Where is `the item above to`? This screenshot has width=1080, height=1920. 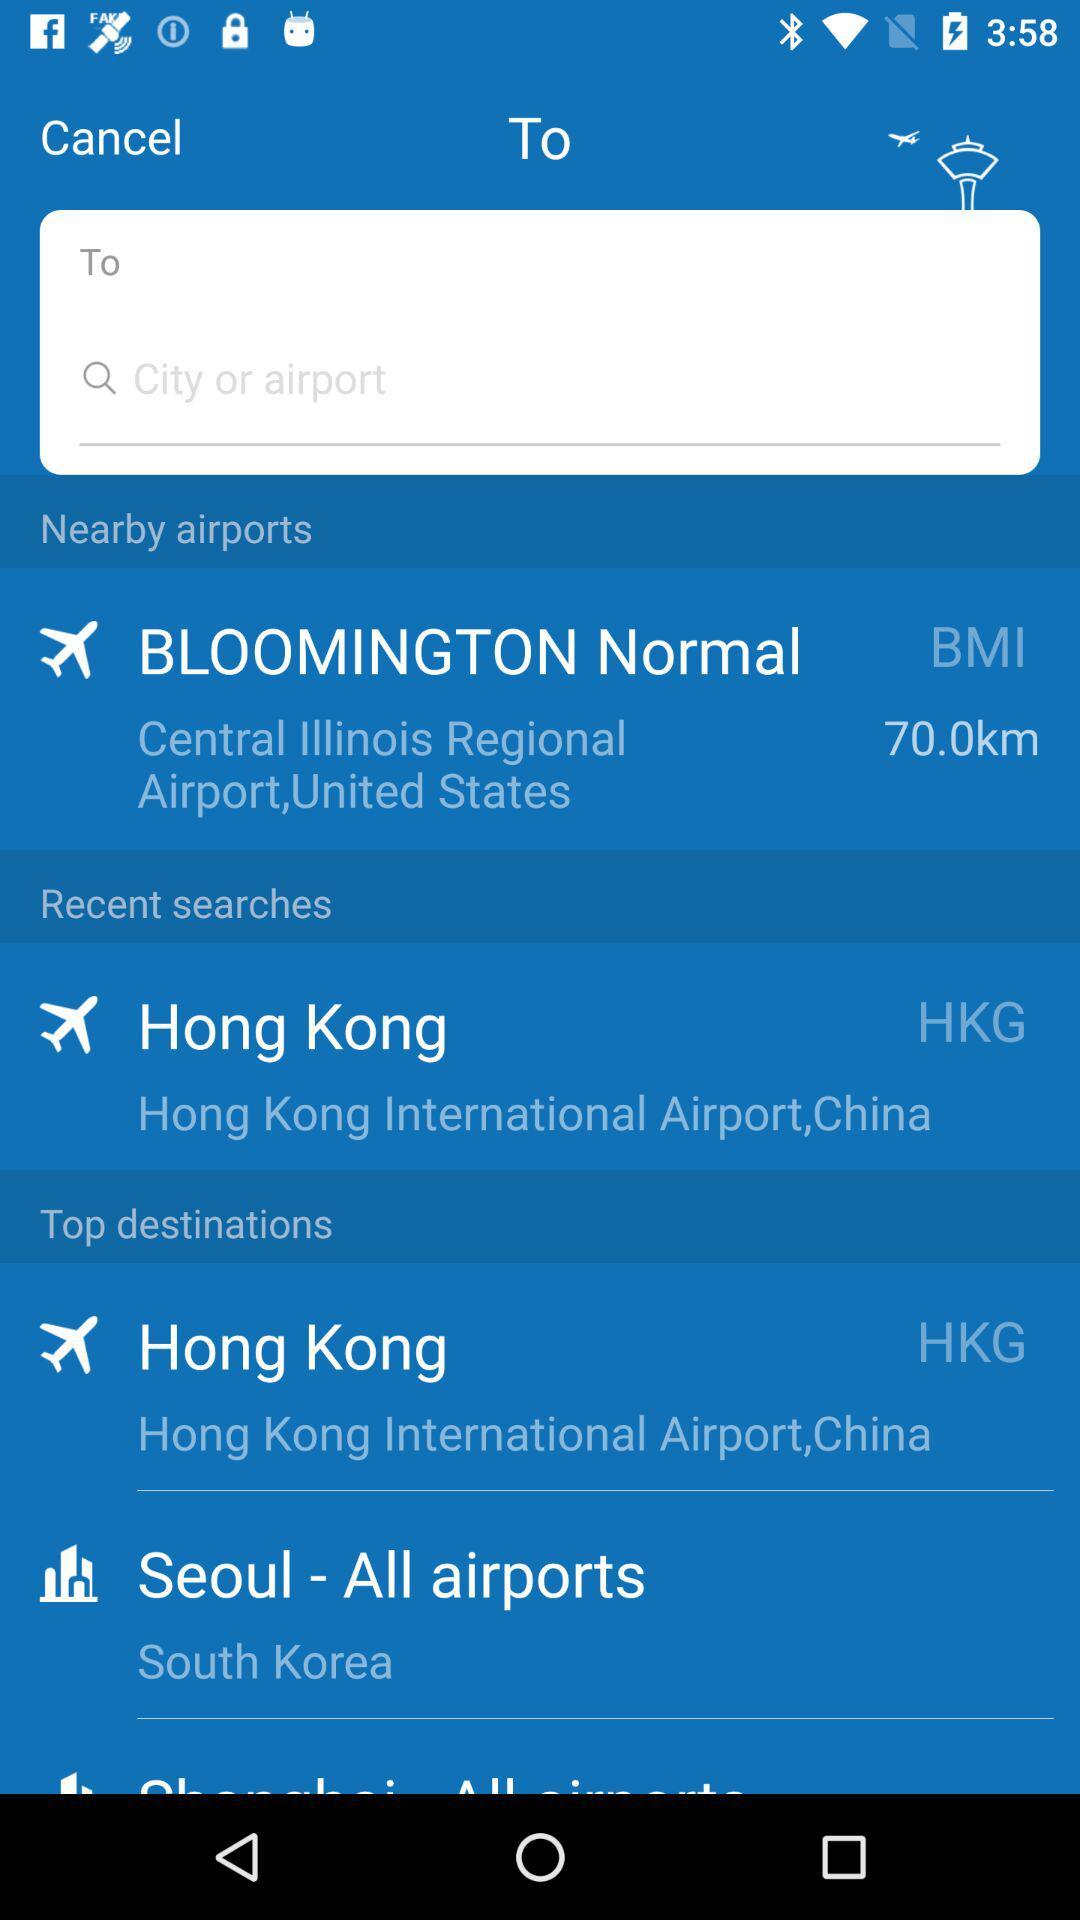 the item above to is located at coordinates (111, 135).